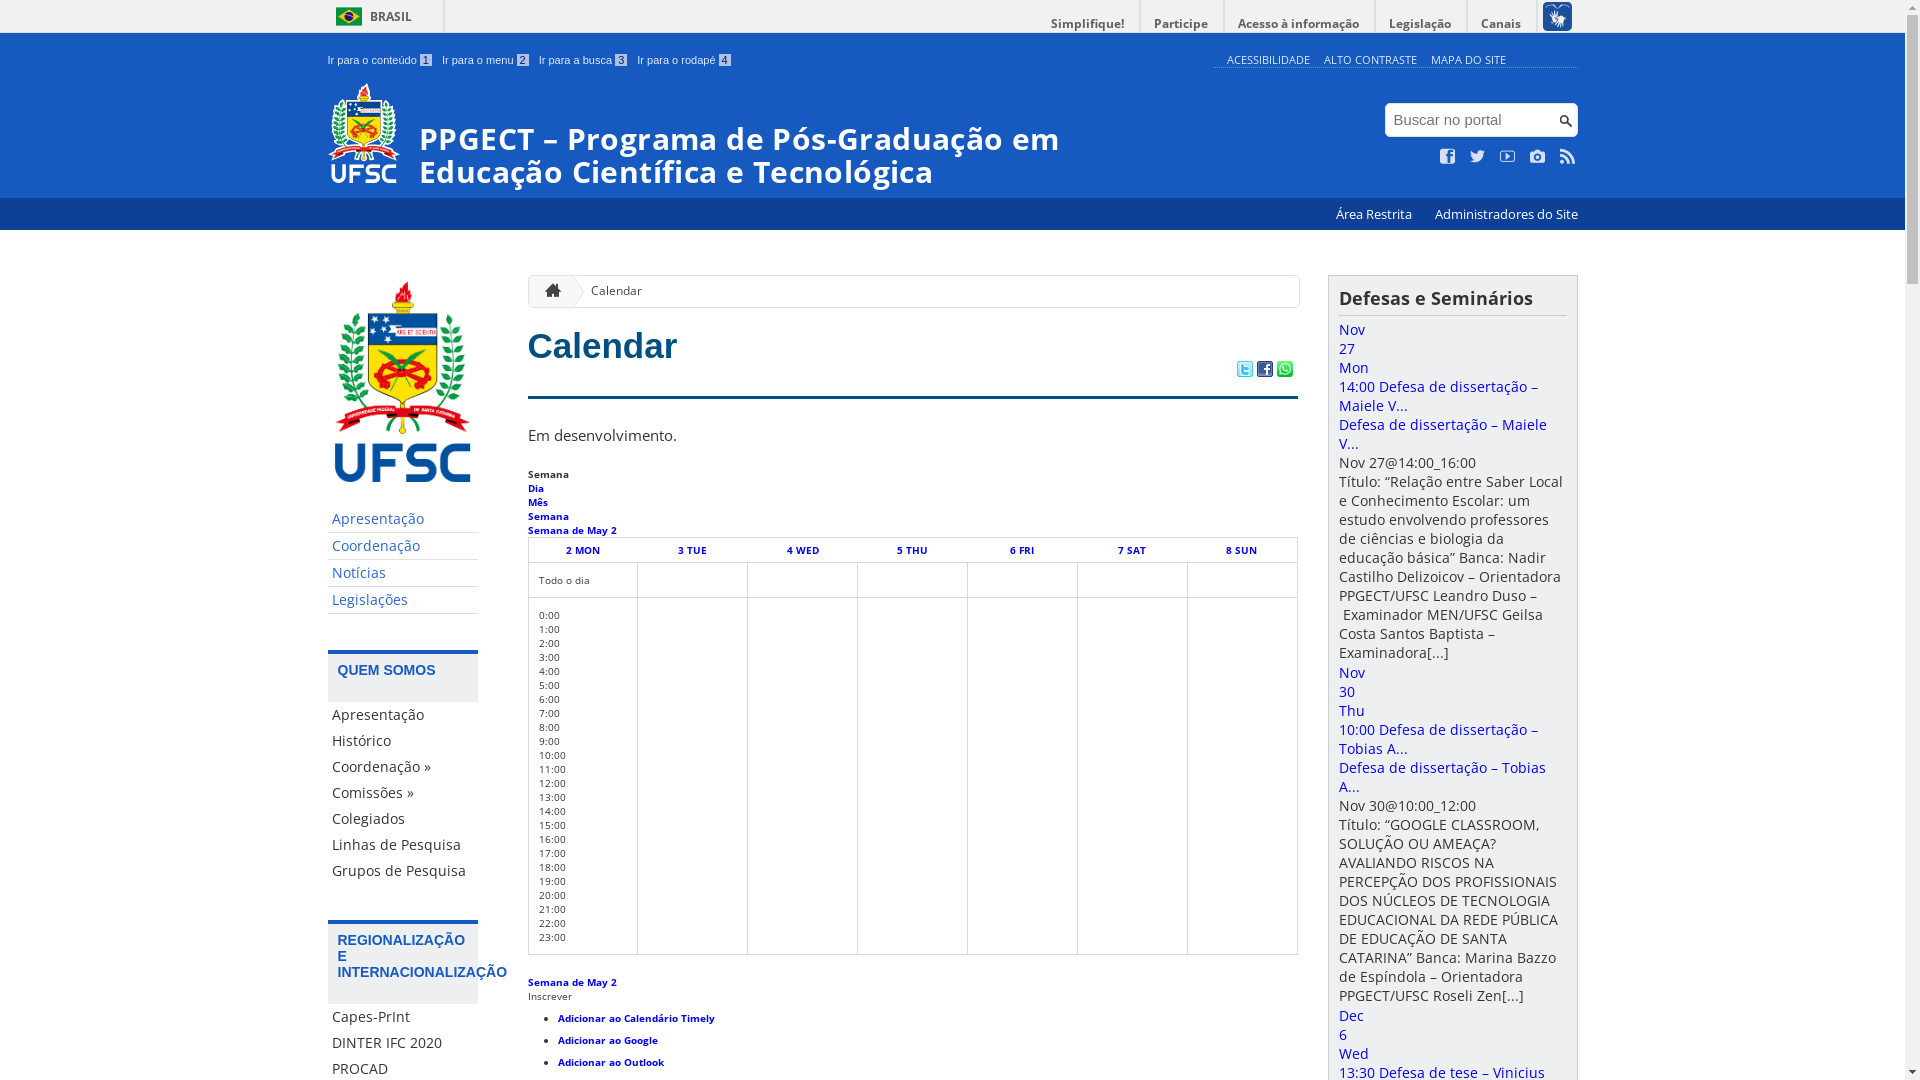 The width and height of the screenshot is (1920, 1080). I want to click on 'ALTO CONTRASTE', so click(1369, 58).